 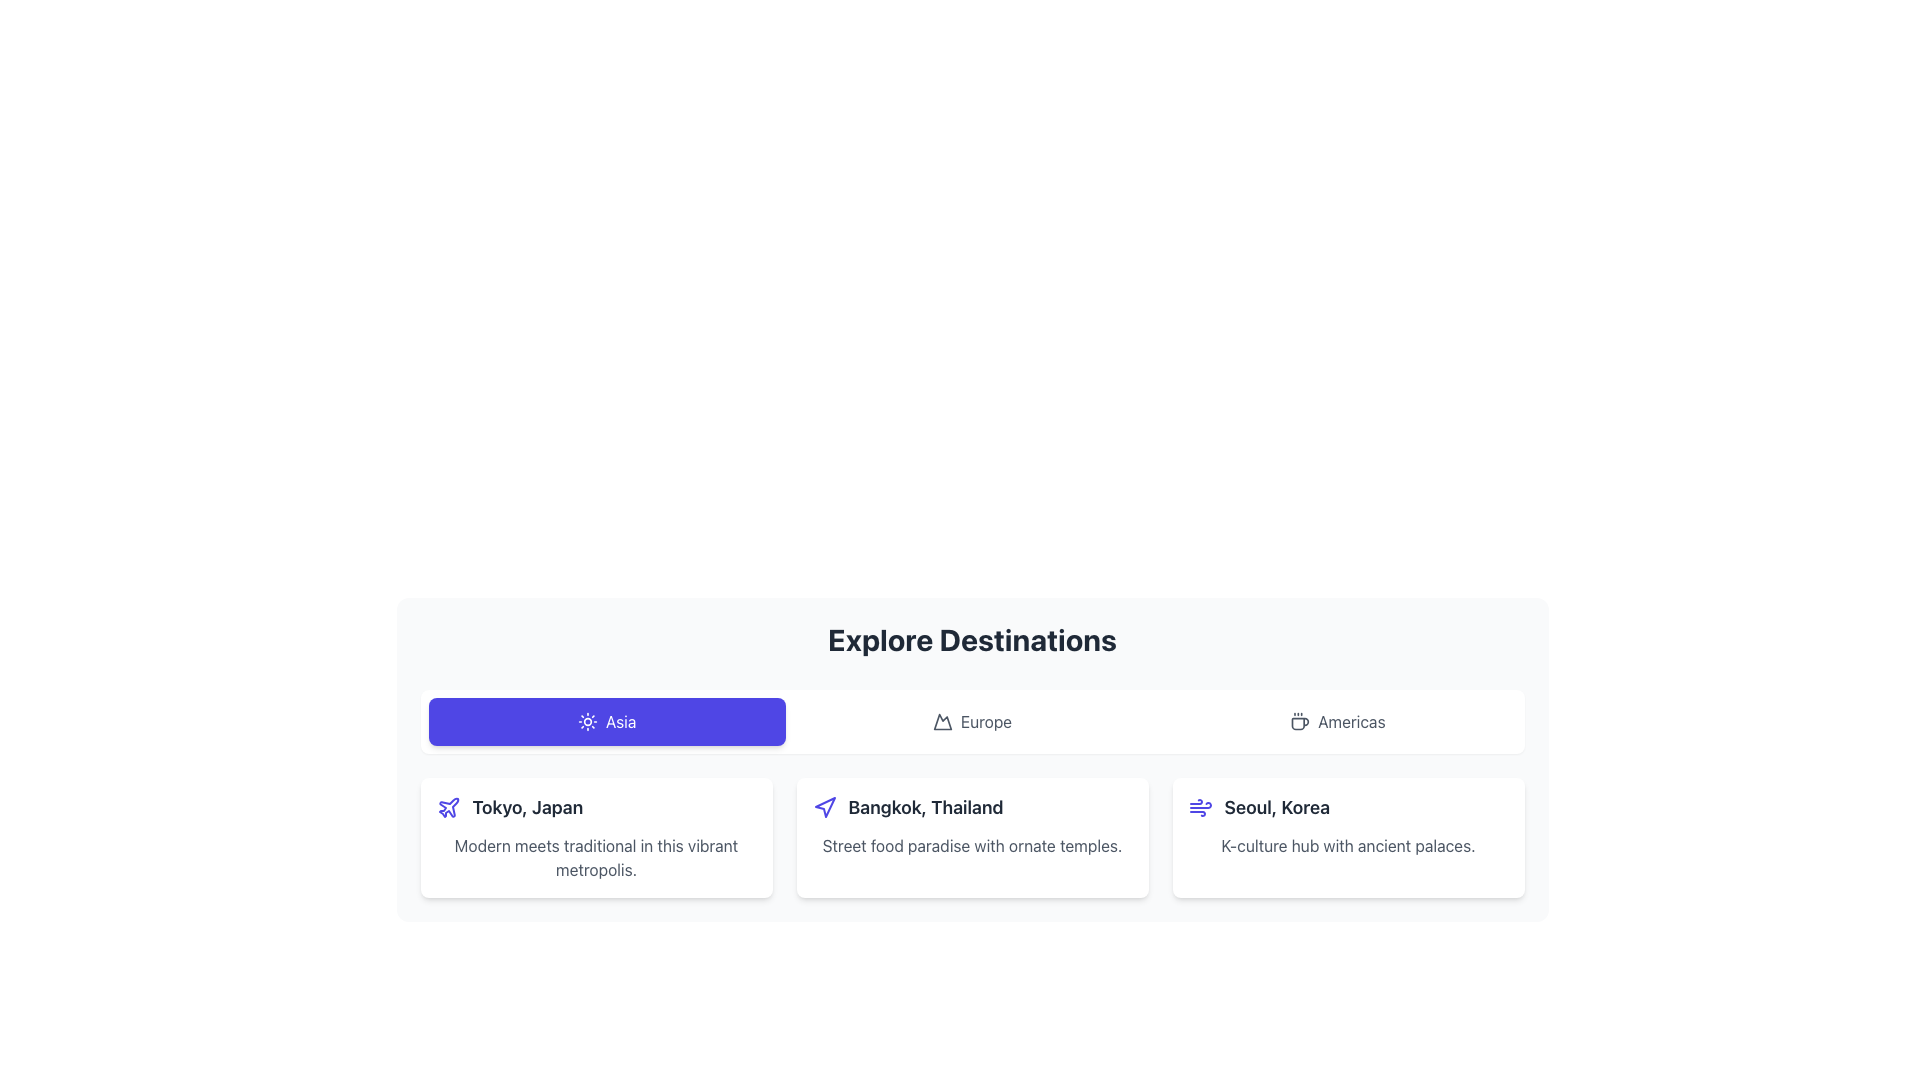 What do you see at coordinates (586, 721) in the screenshot?
I see `the sun-like icon located within the 'Asia' button, positioned to the left of the text 'Asia' in the 'Explore Destinations' section` at bounding box center [586, 721].